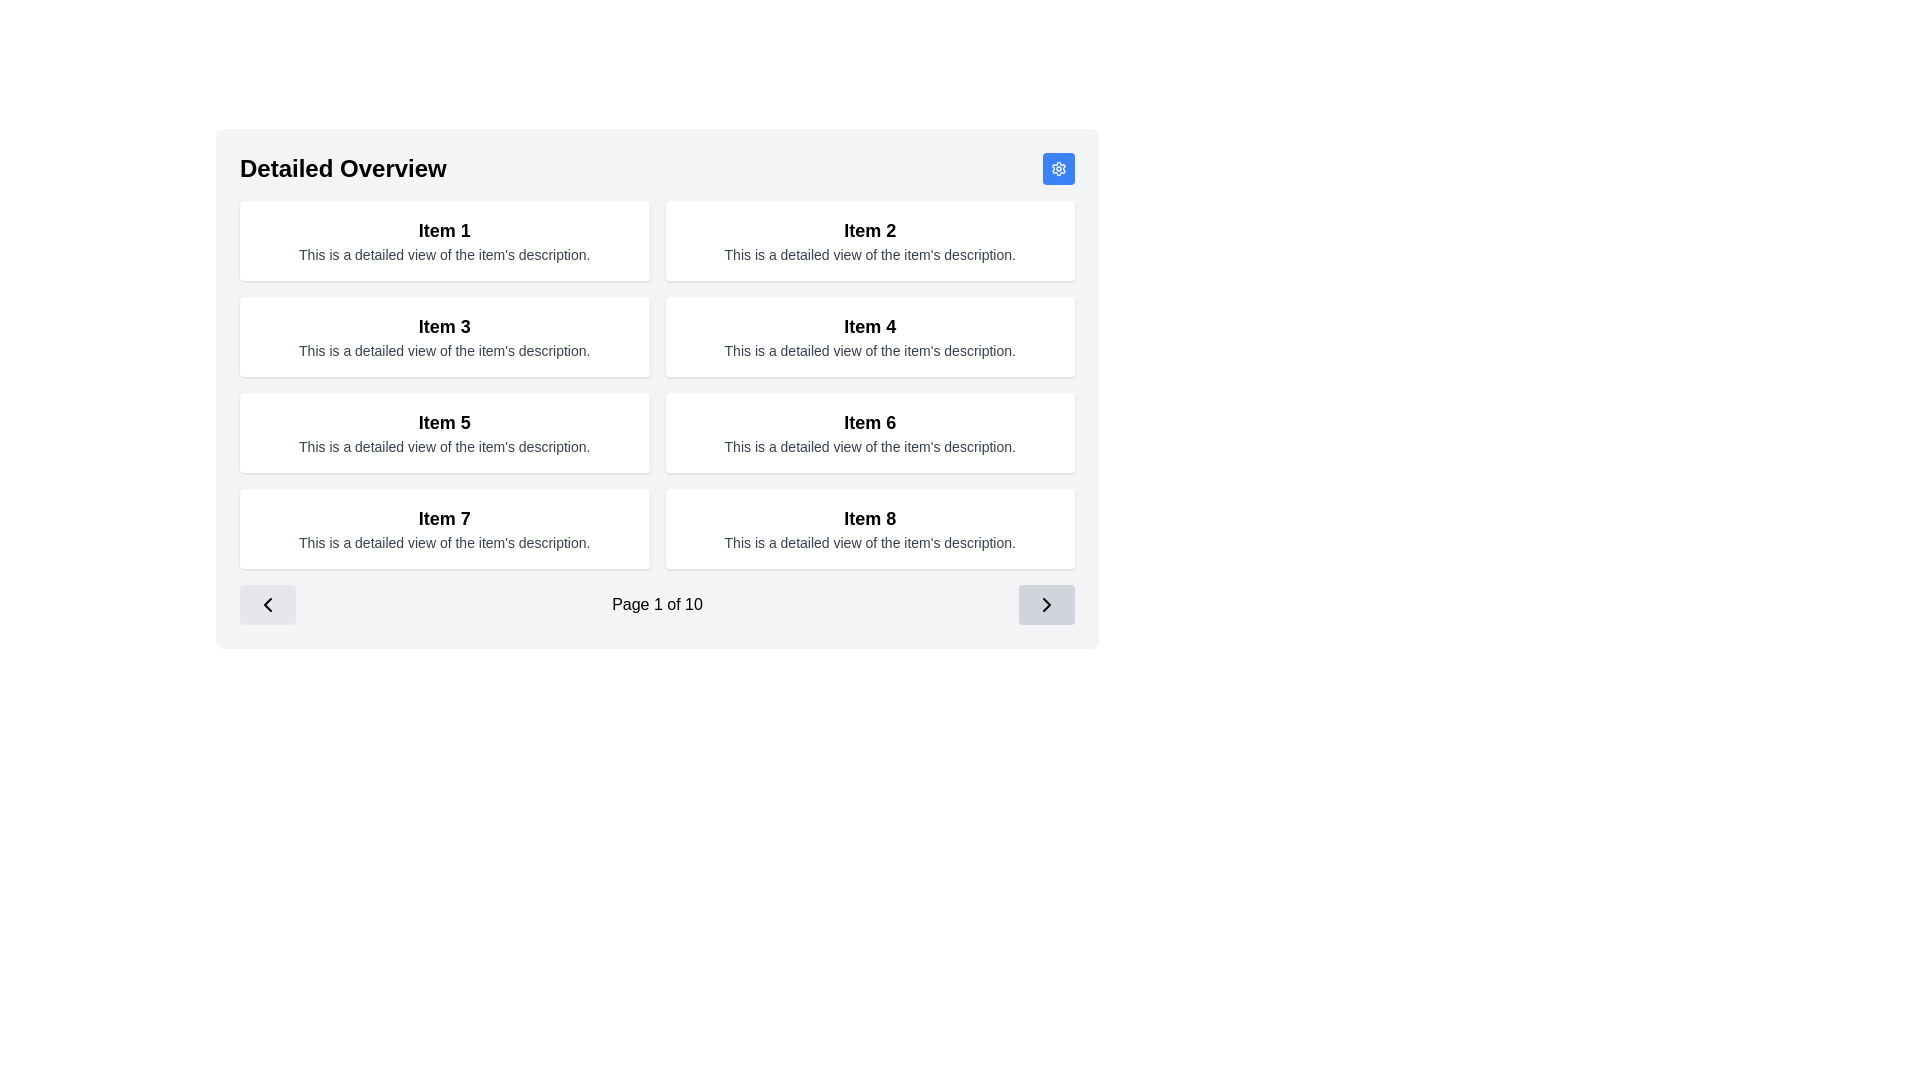 Image resolution: width=1920 pixels, height=1080 pixels. What do you see at coordinates (1058, 168) in the screenshot?
I see `the settings icon represented by a cogwheel design located in the upper-right corner of the interface` at bounding box center [1058, 168].